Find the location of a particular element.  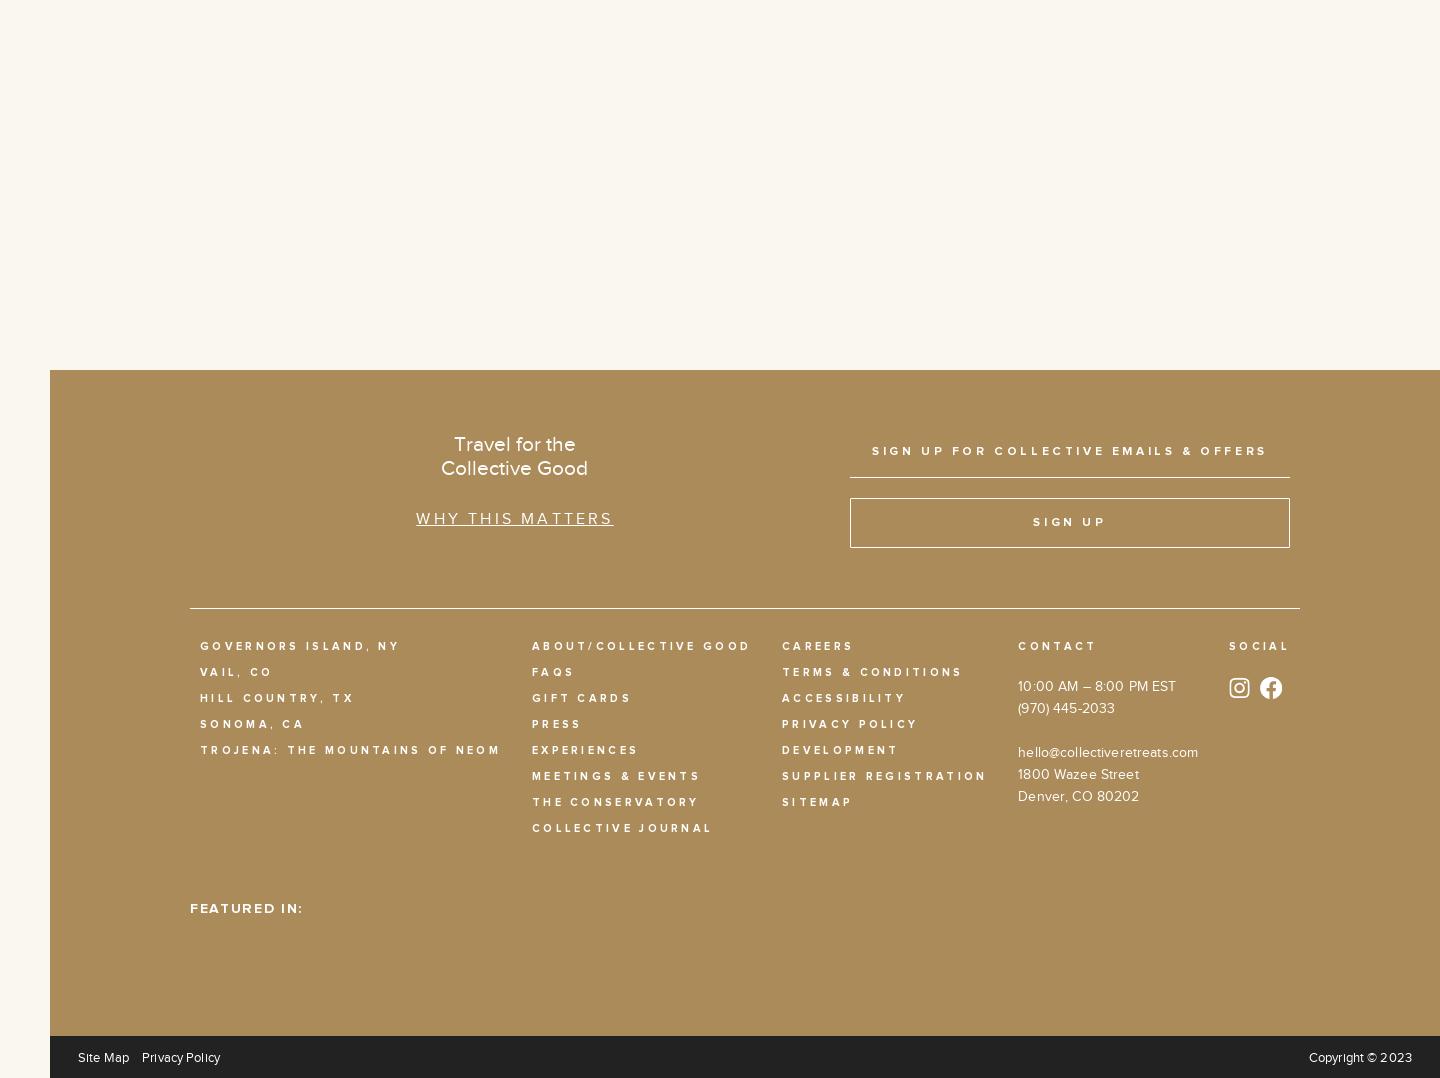

'Sonoma, CA' is located at coordinates (200, 722).